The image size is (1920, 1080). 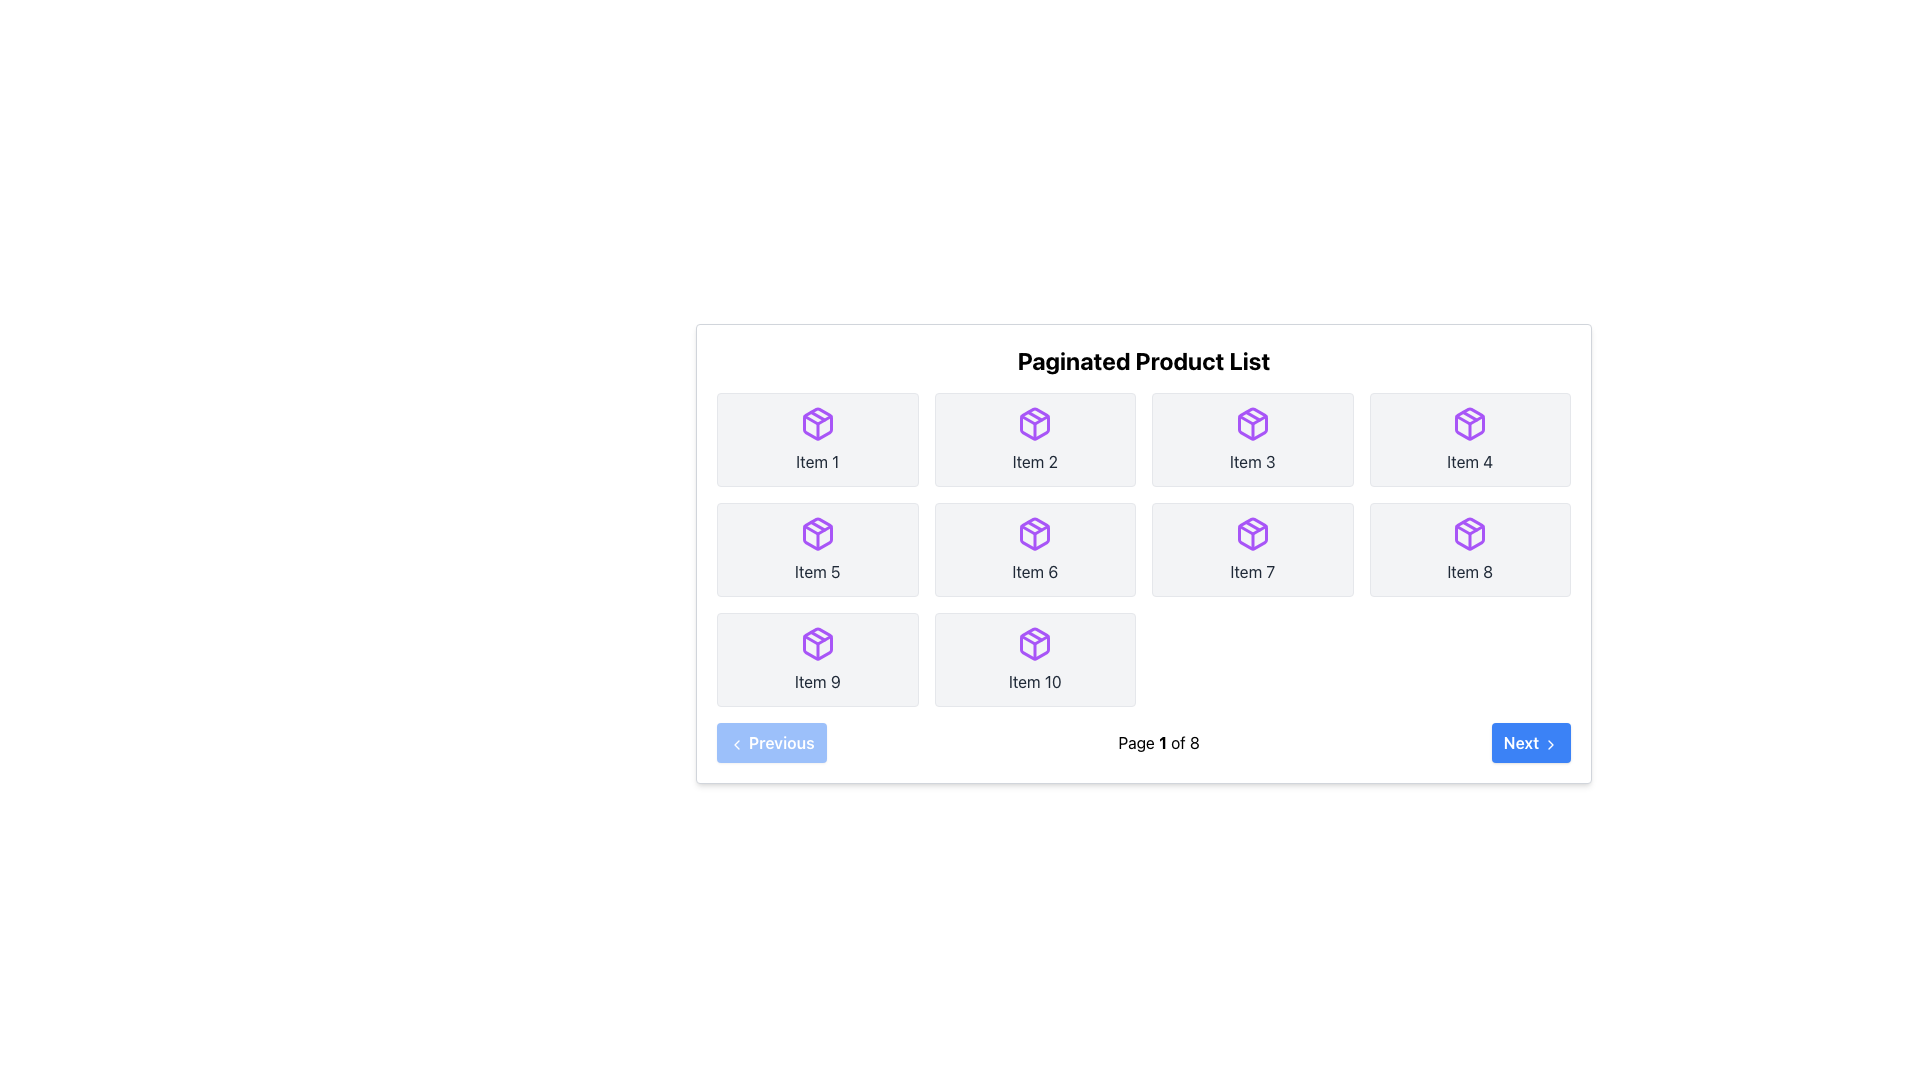 I want to click on the icon representing an item entry located in the third position of the first row of a grid layout, so click(x=1251, y=423).